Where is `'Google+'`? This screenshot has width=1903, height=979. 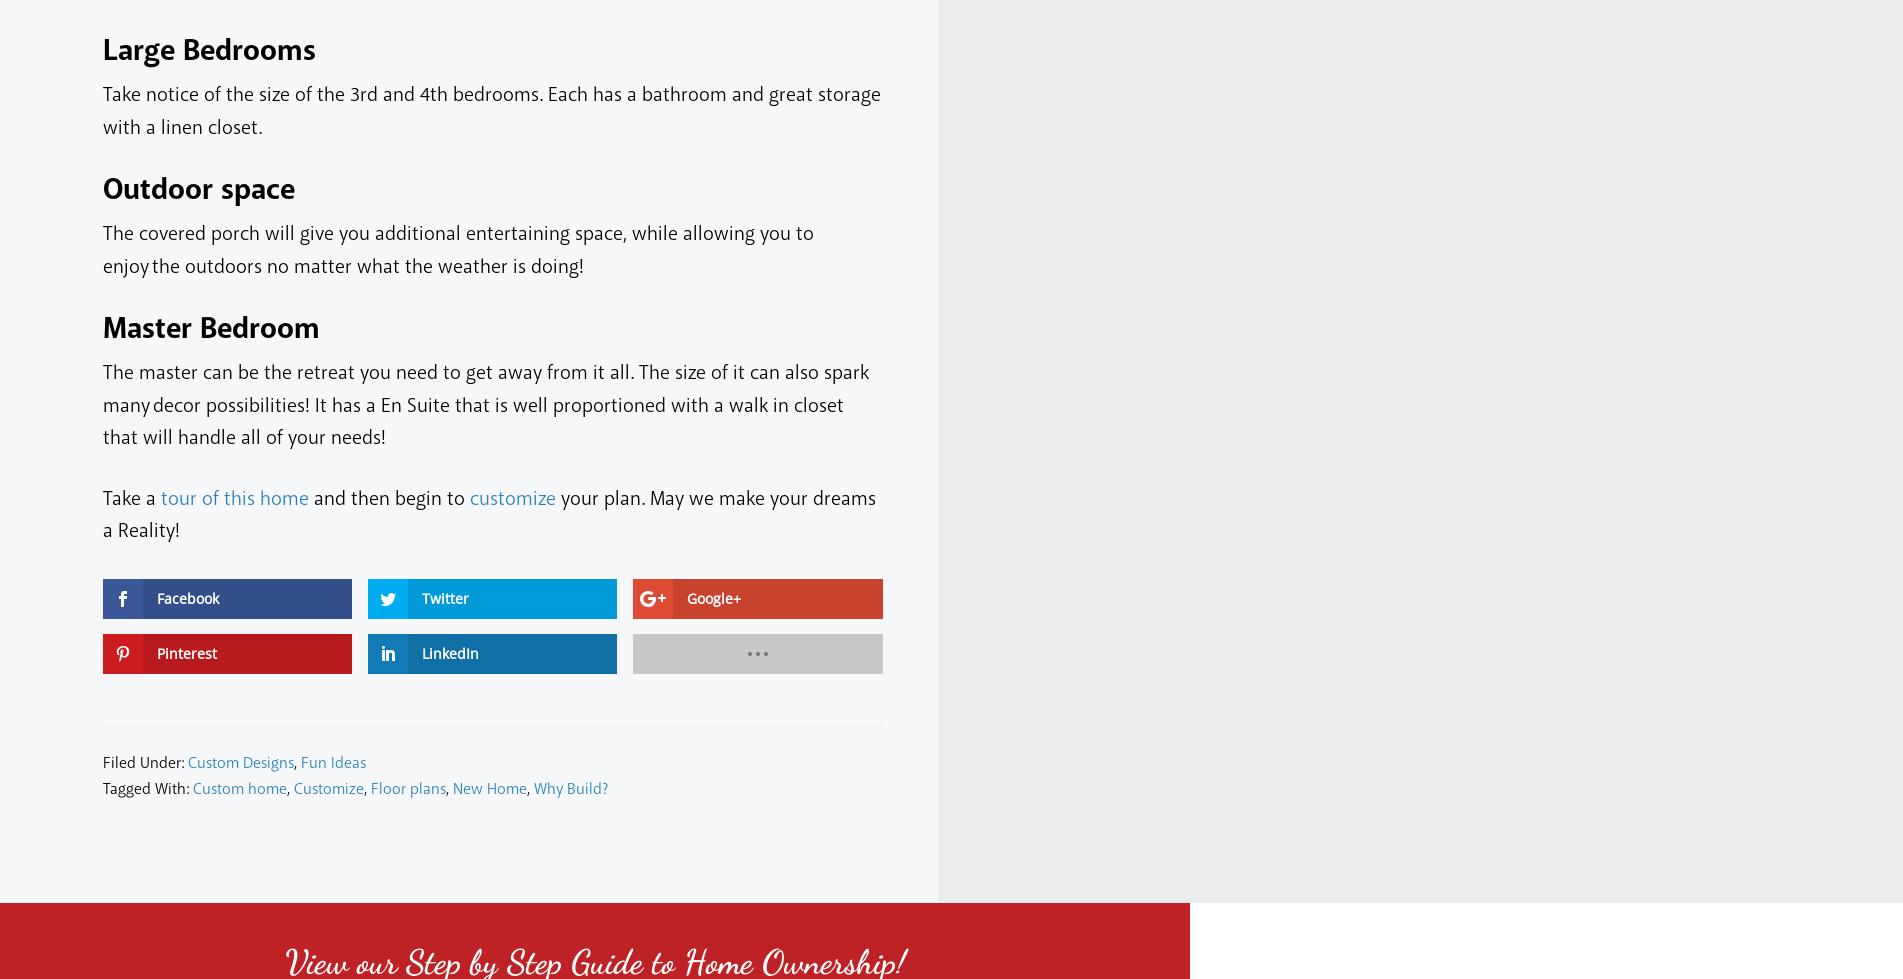 'Google+' is located at coordinates (713, 596).